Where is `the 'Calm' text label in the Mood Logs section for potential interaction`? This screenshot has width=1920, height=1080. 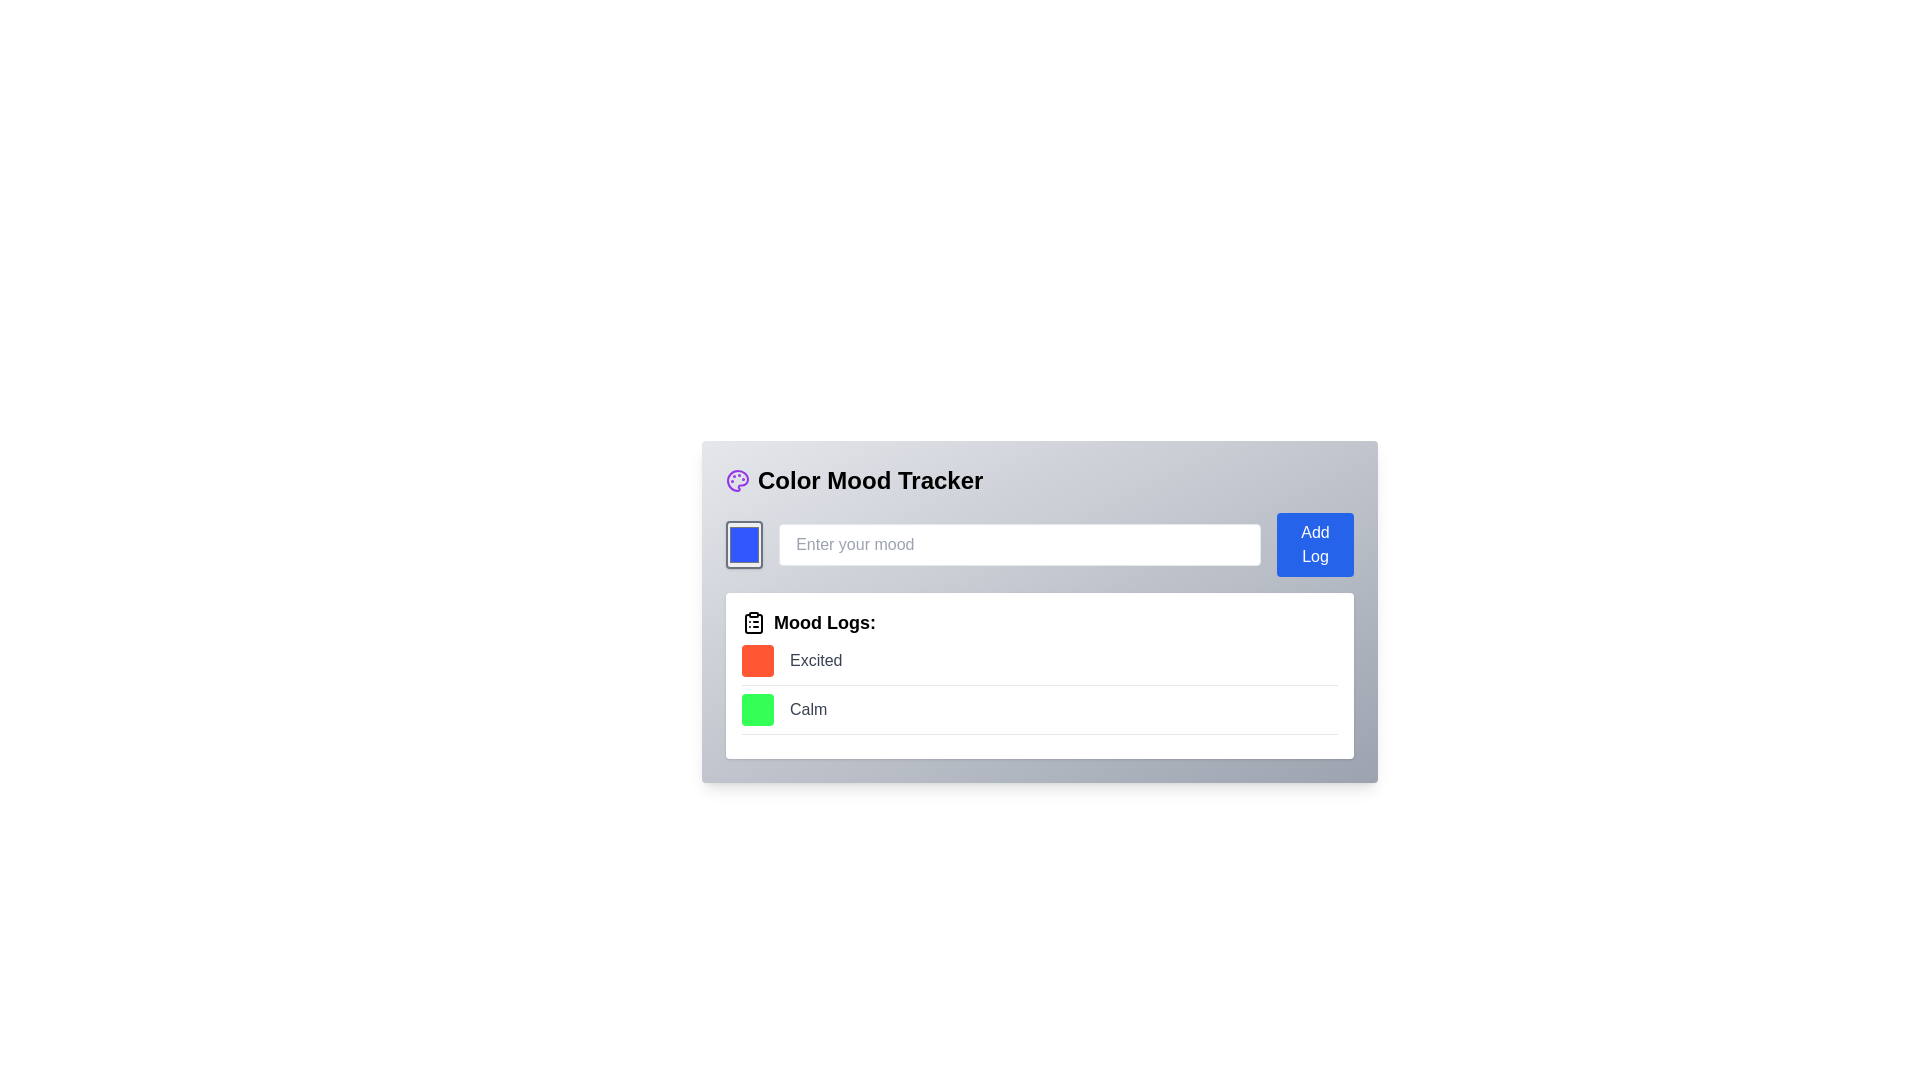
the 'Calm' text label in the Mood Logs section for potential interaction is located at coordinates (808, 708).